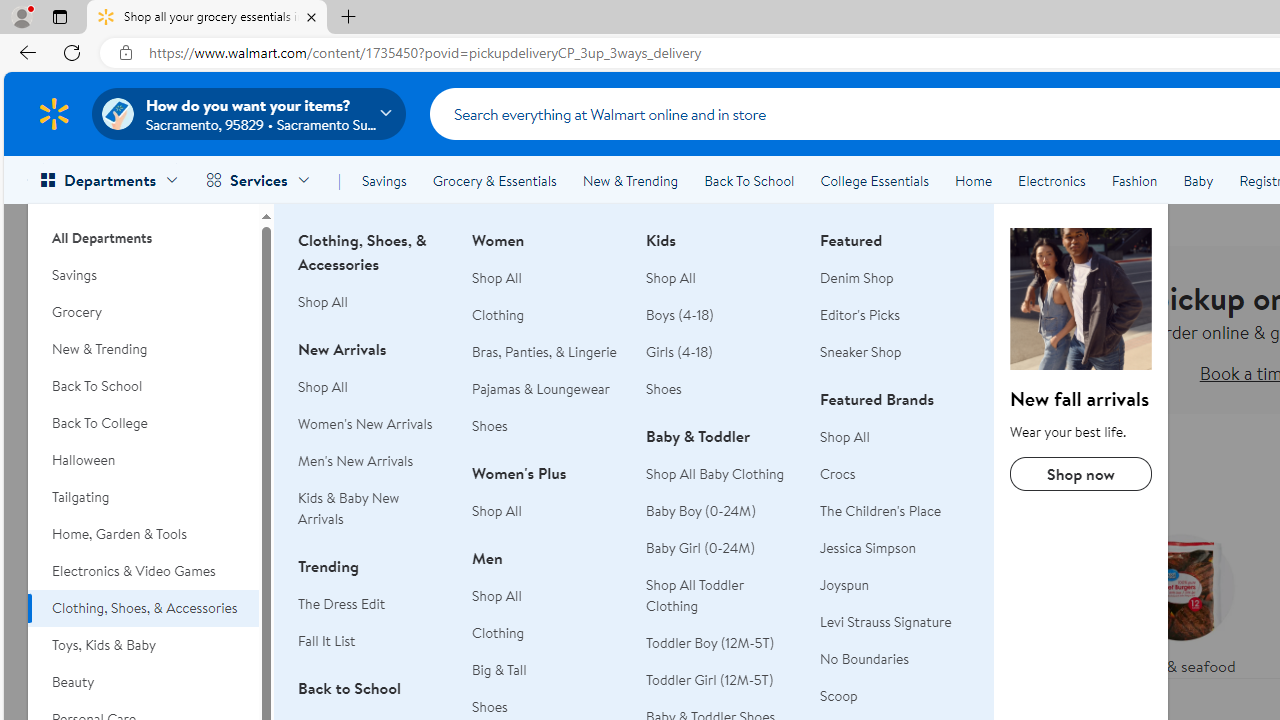 Image resolution: width=1280 pixels, height=720 pixels. Describe the element at coordinates (720, 643) in the screenshot. I see `'Toddler Boy (12M-5T)'` at that location.